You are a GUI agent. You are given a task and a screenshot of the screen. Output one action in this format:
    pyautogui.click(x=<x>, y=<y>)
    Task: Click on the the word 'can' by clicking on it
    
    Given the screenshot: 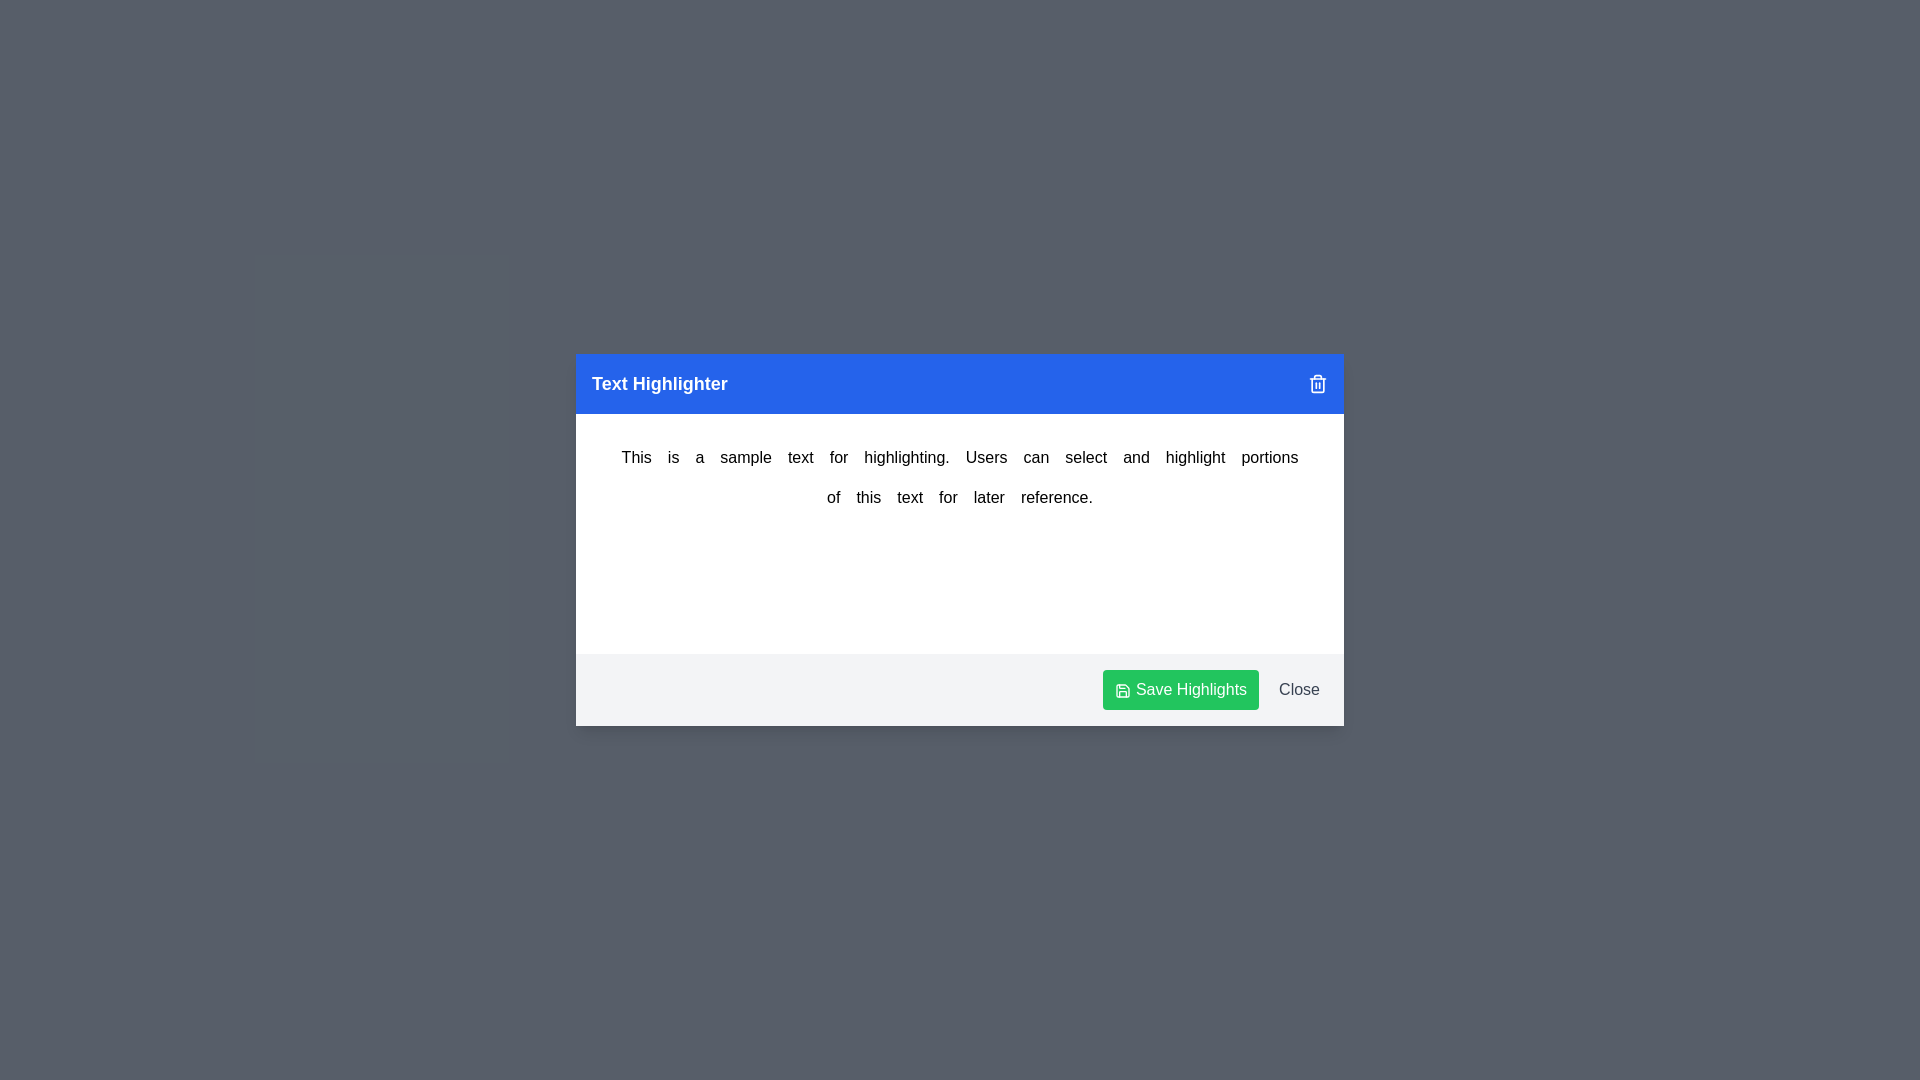 What is the action you would take?
    pyautogui.click(x=1036, y=458)
    